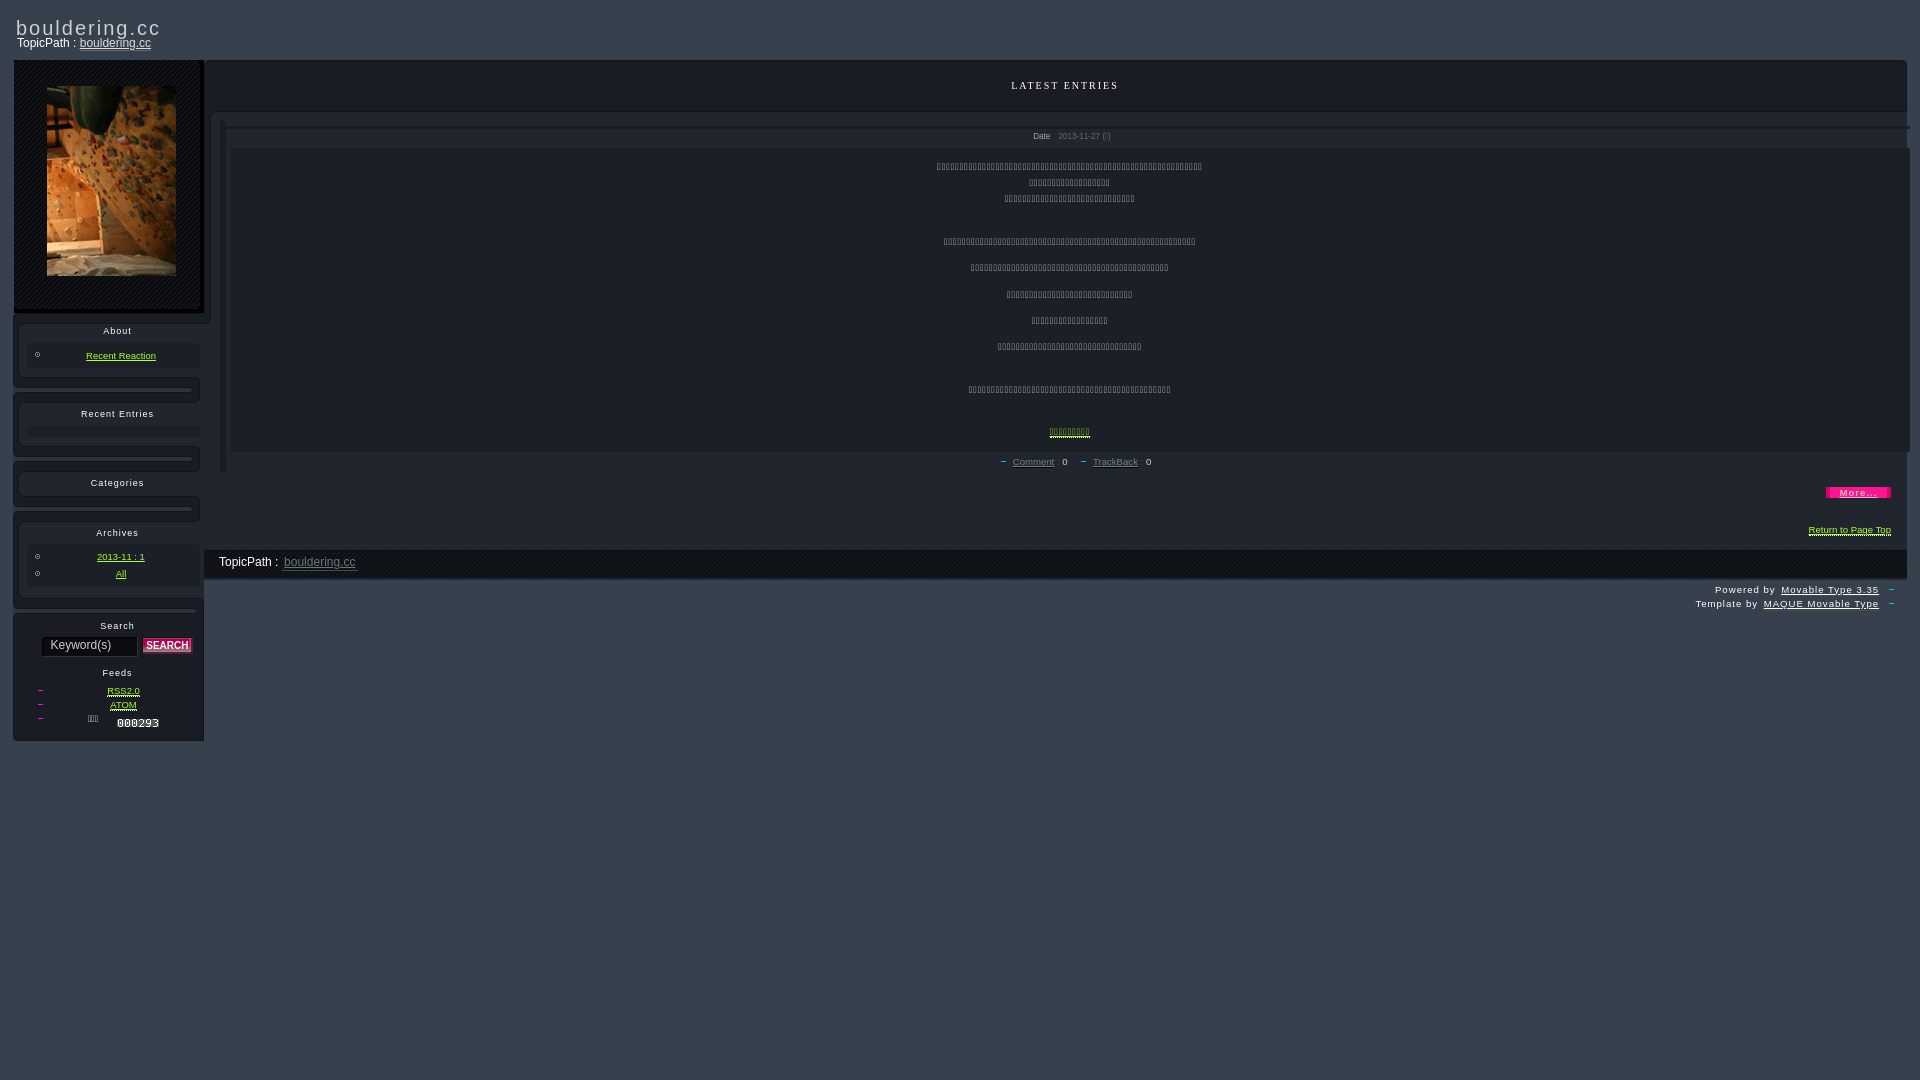 Image resolution: width=1920 pixels, height=1080 pixels. I want to click on 'ATOM', so click(122, 704).